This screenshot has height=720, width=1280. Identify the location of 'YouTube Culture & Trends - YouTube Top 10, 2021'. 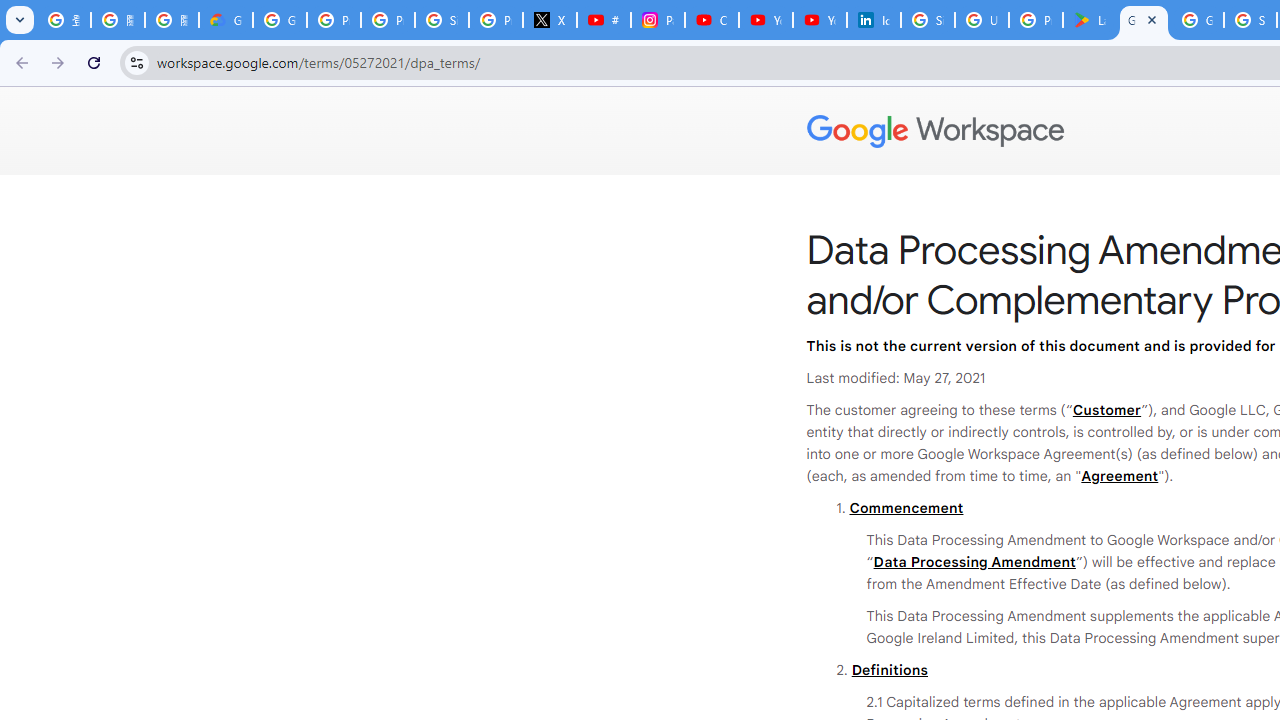
(819, 20).